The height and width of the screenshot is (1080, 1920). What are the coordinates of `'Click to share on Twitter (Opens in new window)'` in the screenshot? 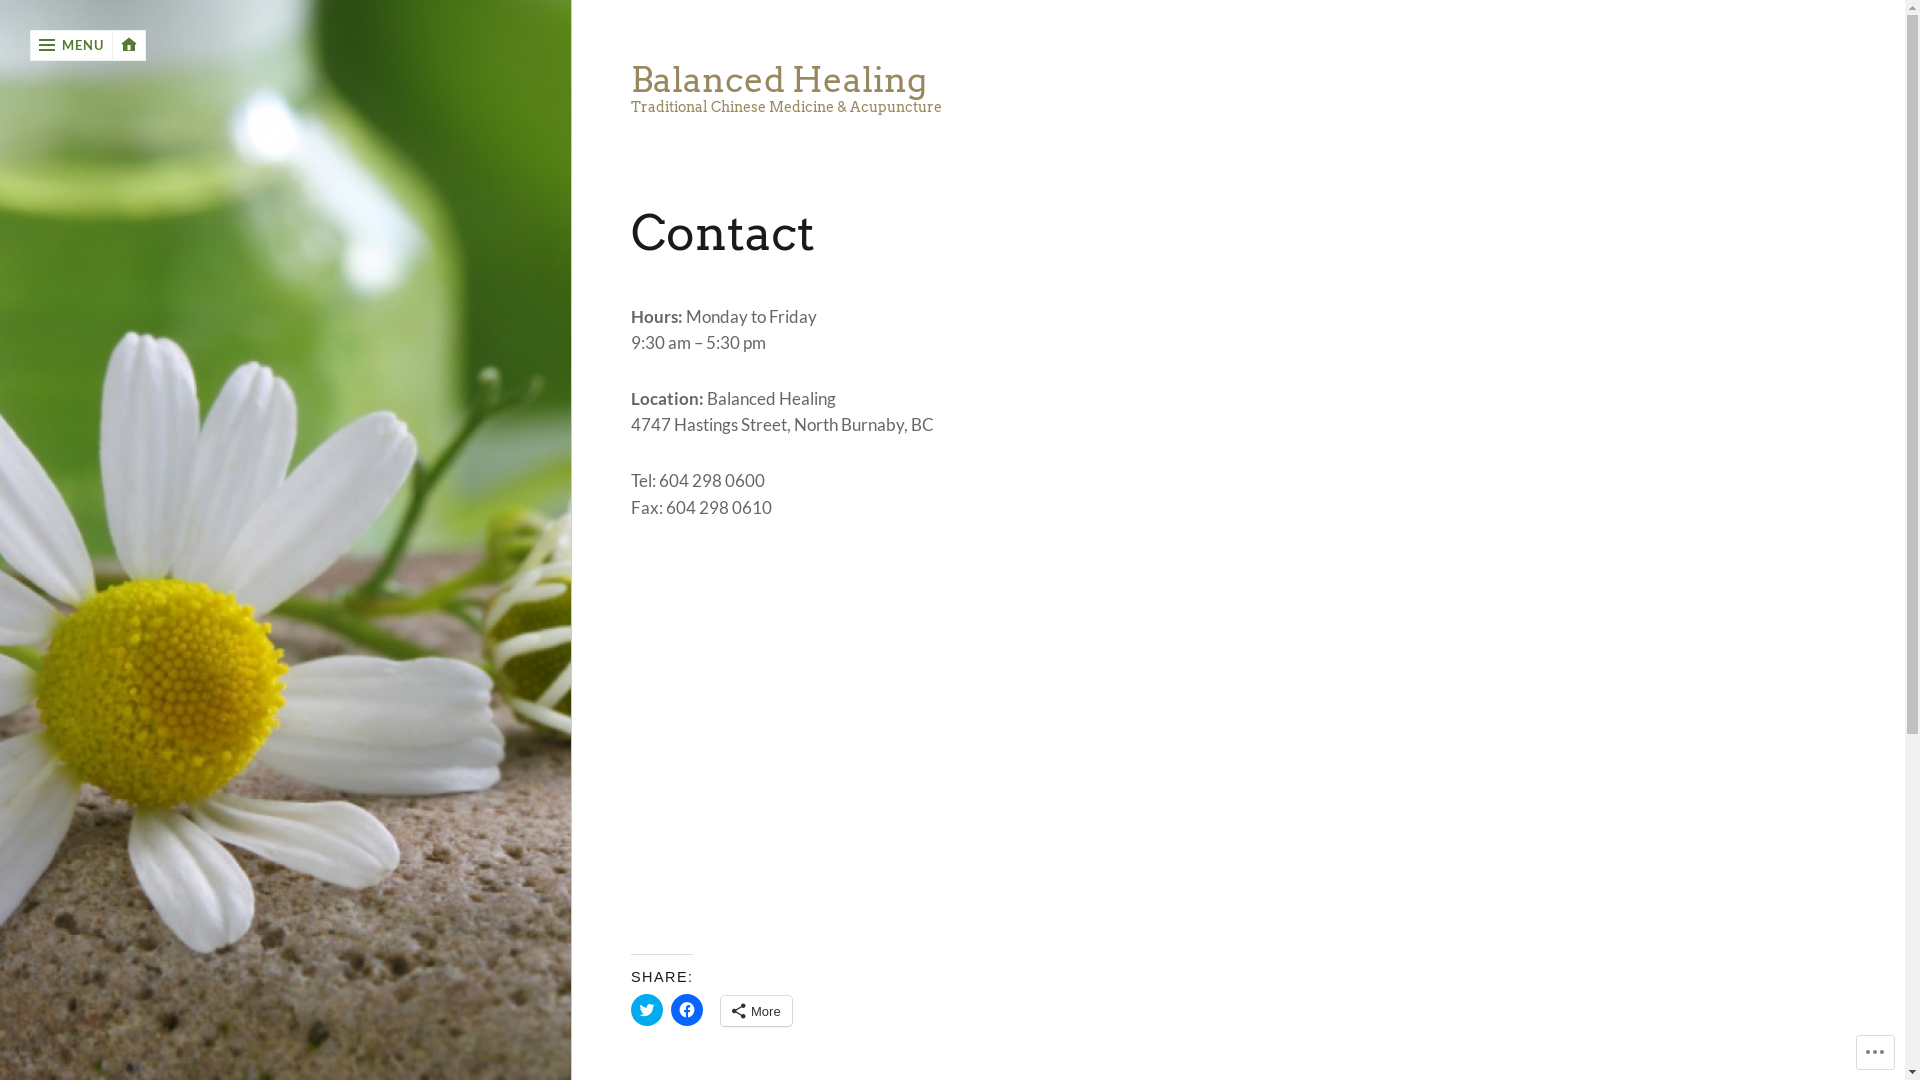 It's located at (647, 1010).